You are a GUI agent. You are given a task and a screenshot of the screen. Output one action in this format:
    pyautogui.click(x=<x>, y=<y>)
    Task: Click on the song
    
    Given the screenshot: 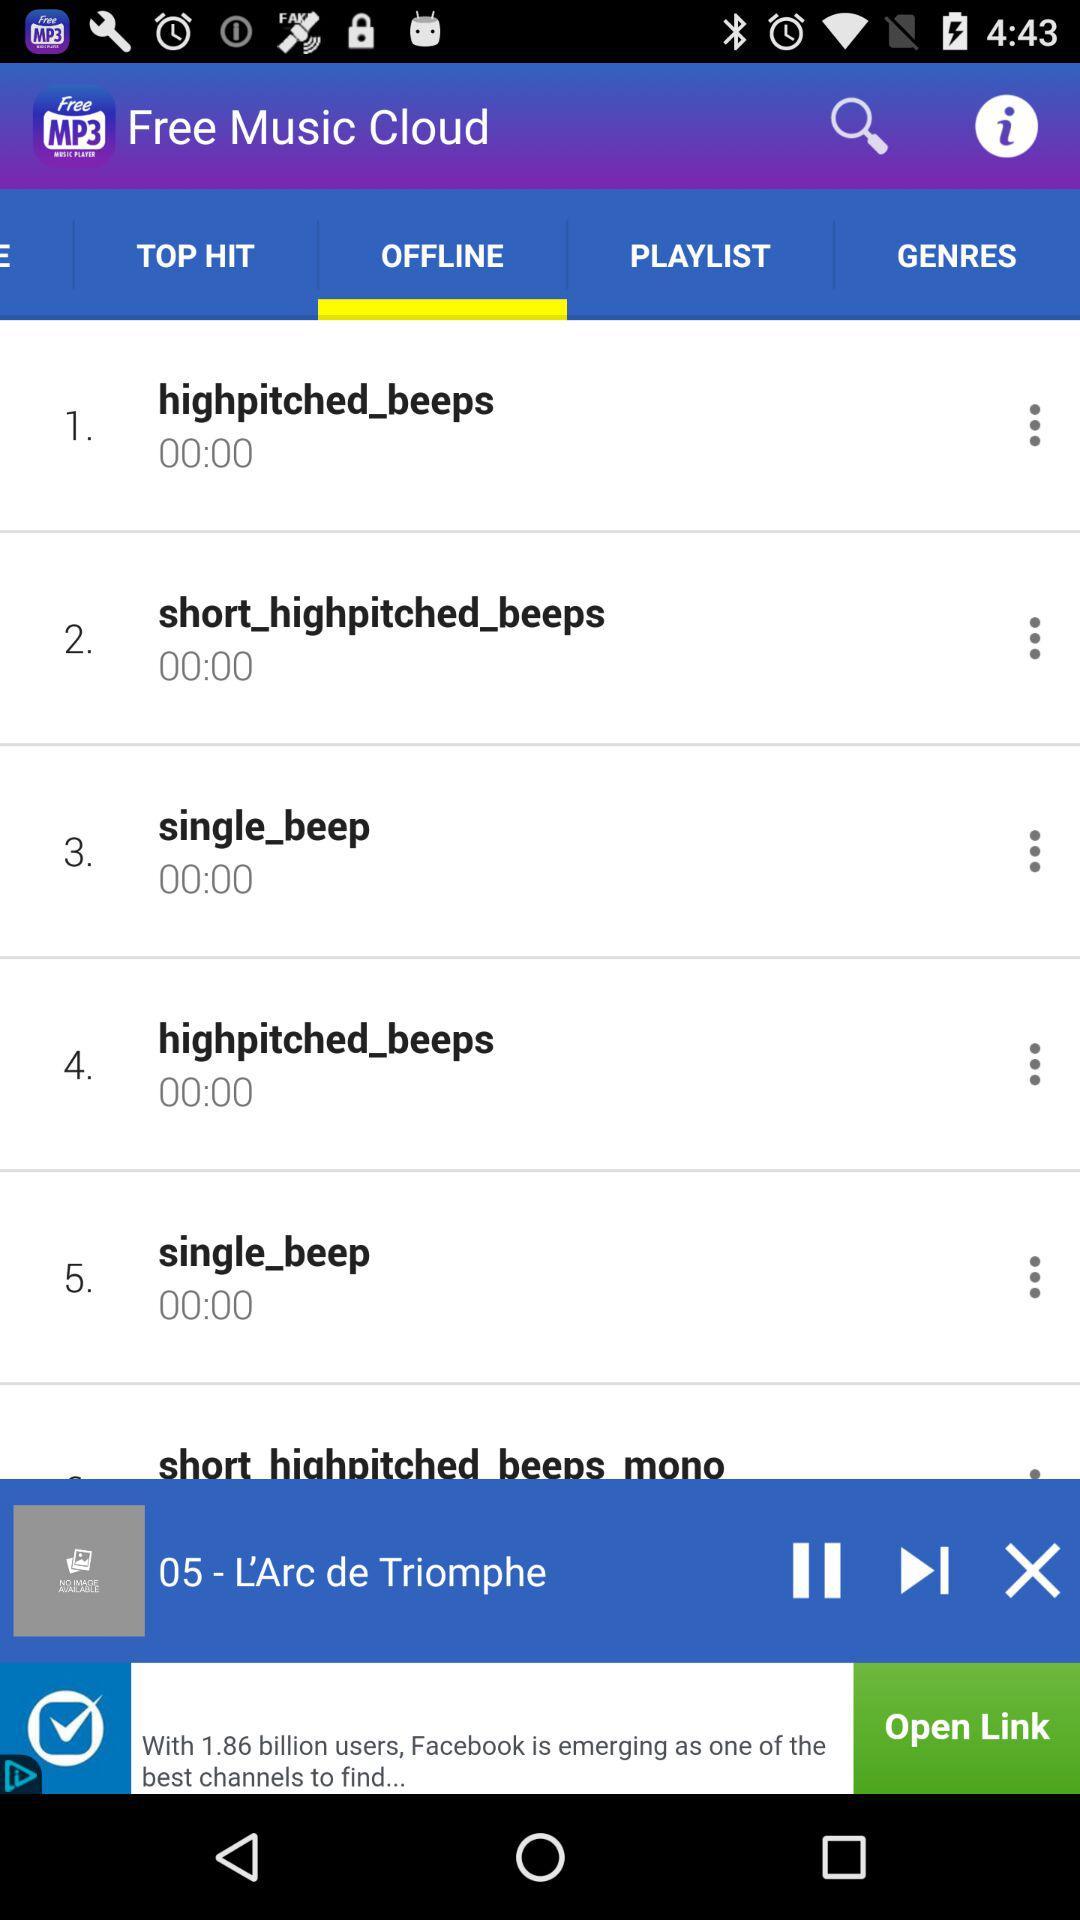 What is the action you would take?
    pyautogui.click(x=924, y=1569)
    